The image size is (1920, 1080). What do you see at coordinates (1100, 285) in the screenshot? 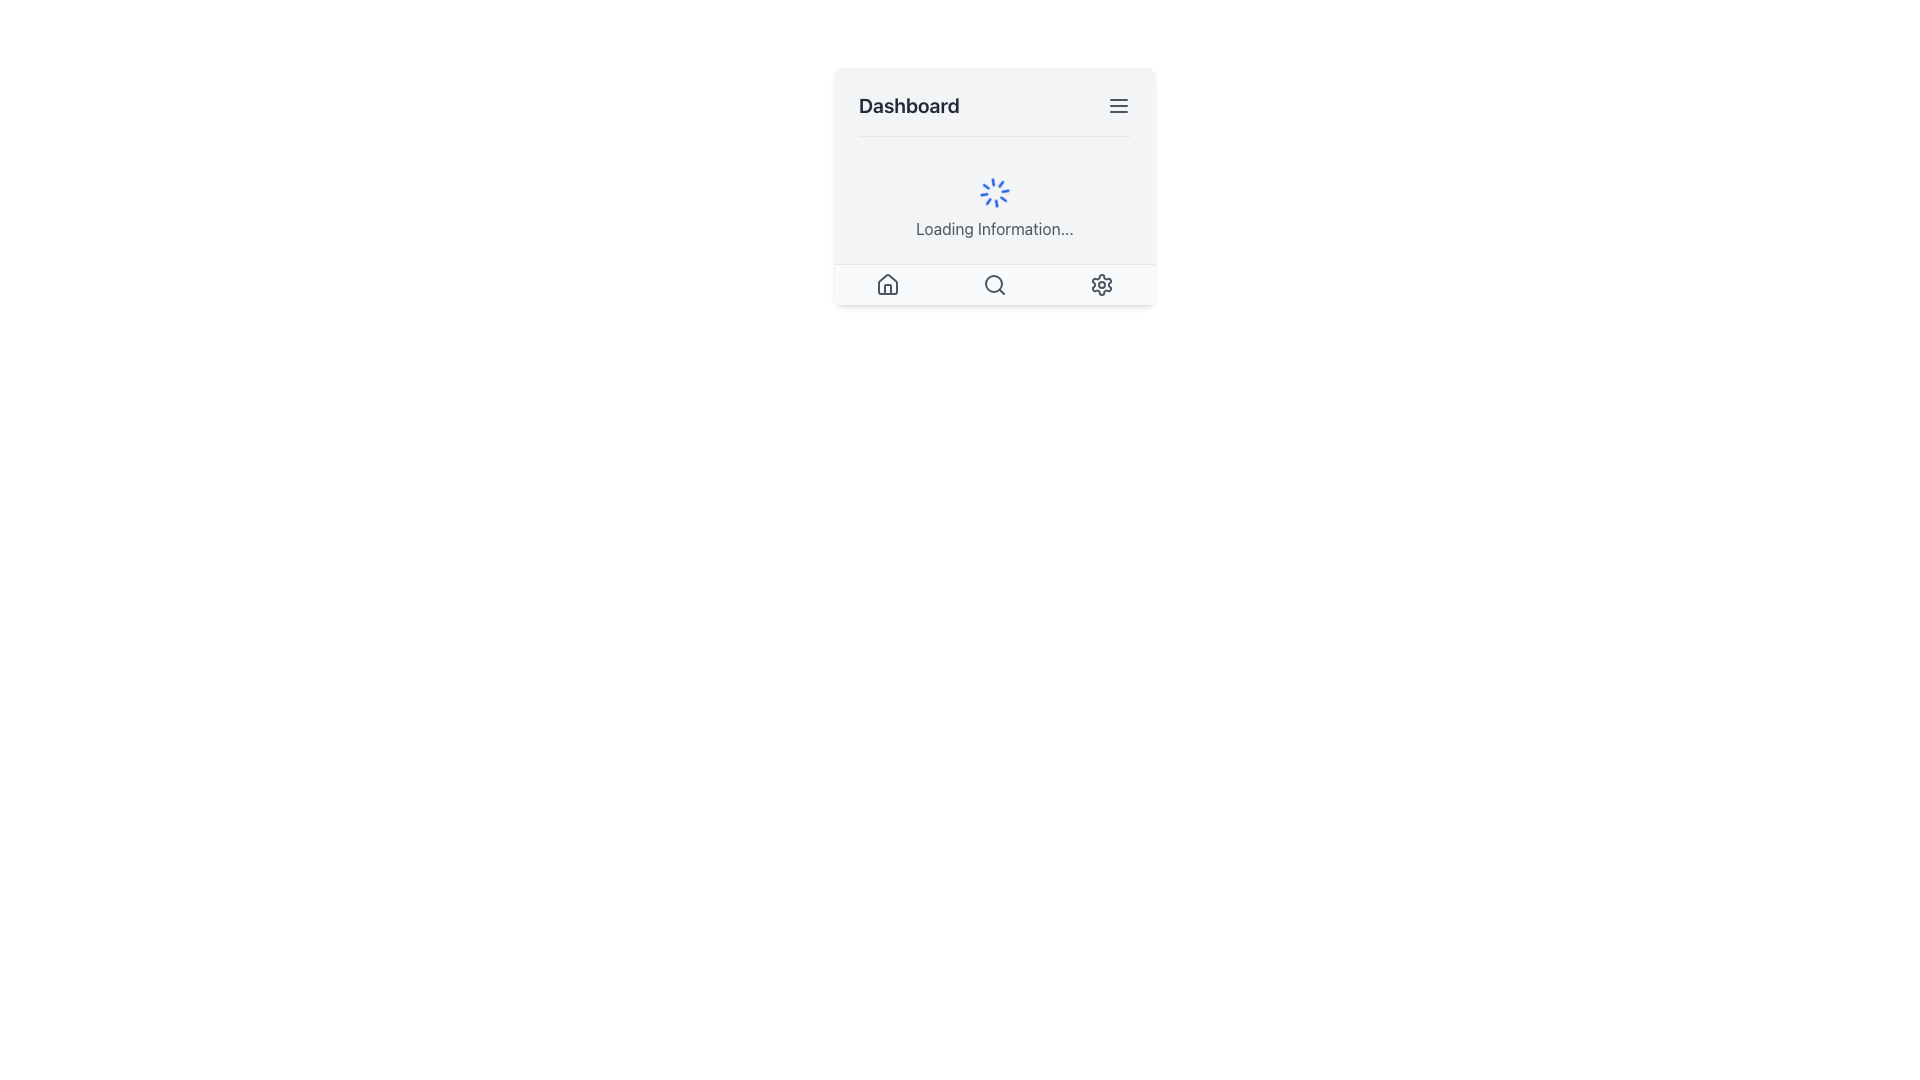
I see `the small gray gear icon located at the far right of the bottom navigation bar` at bounding box center [1100, 285].